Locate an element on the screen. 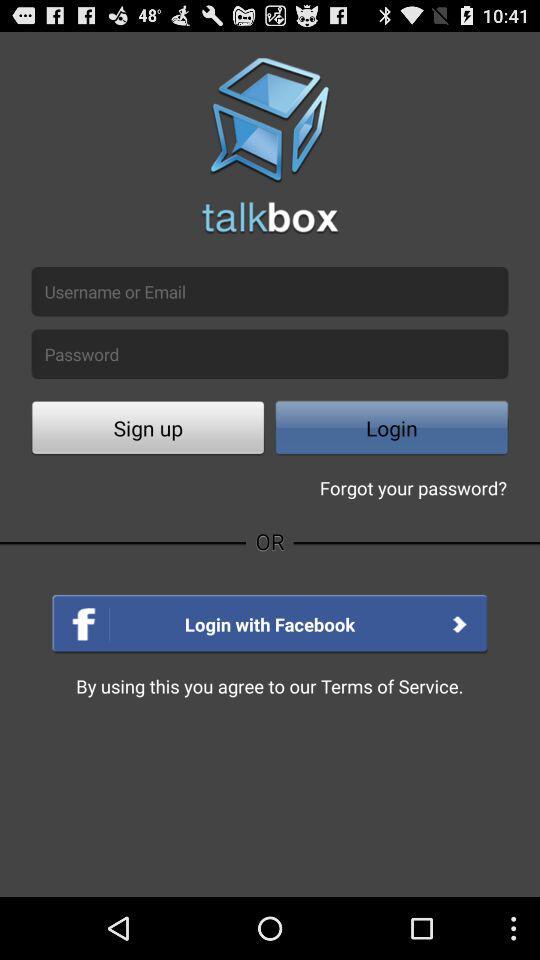  item below the login button is located at coordinates (412, 486).